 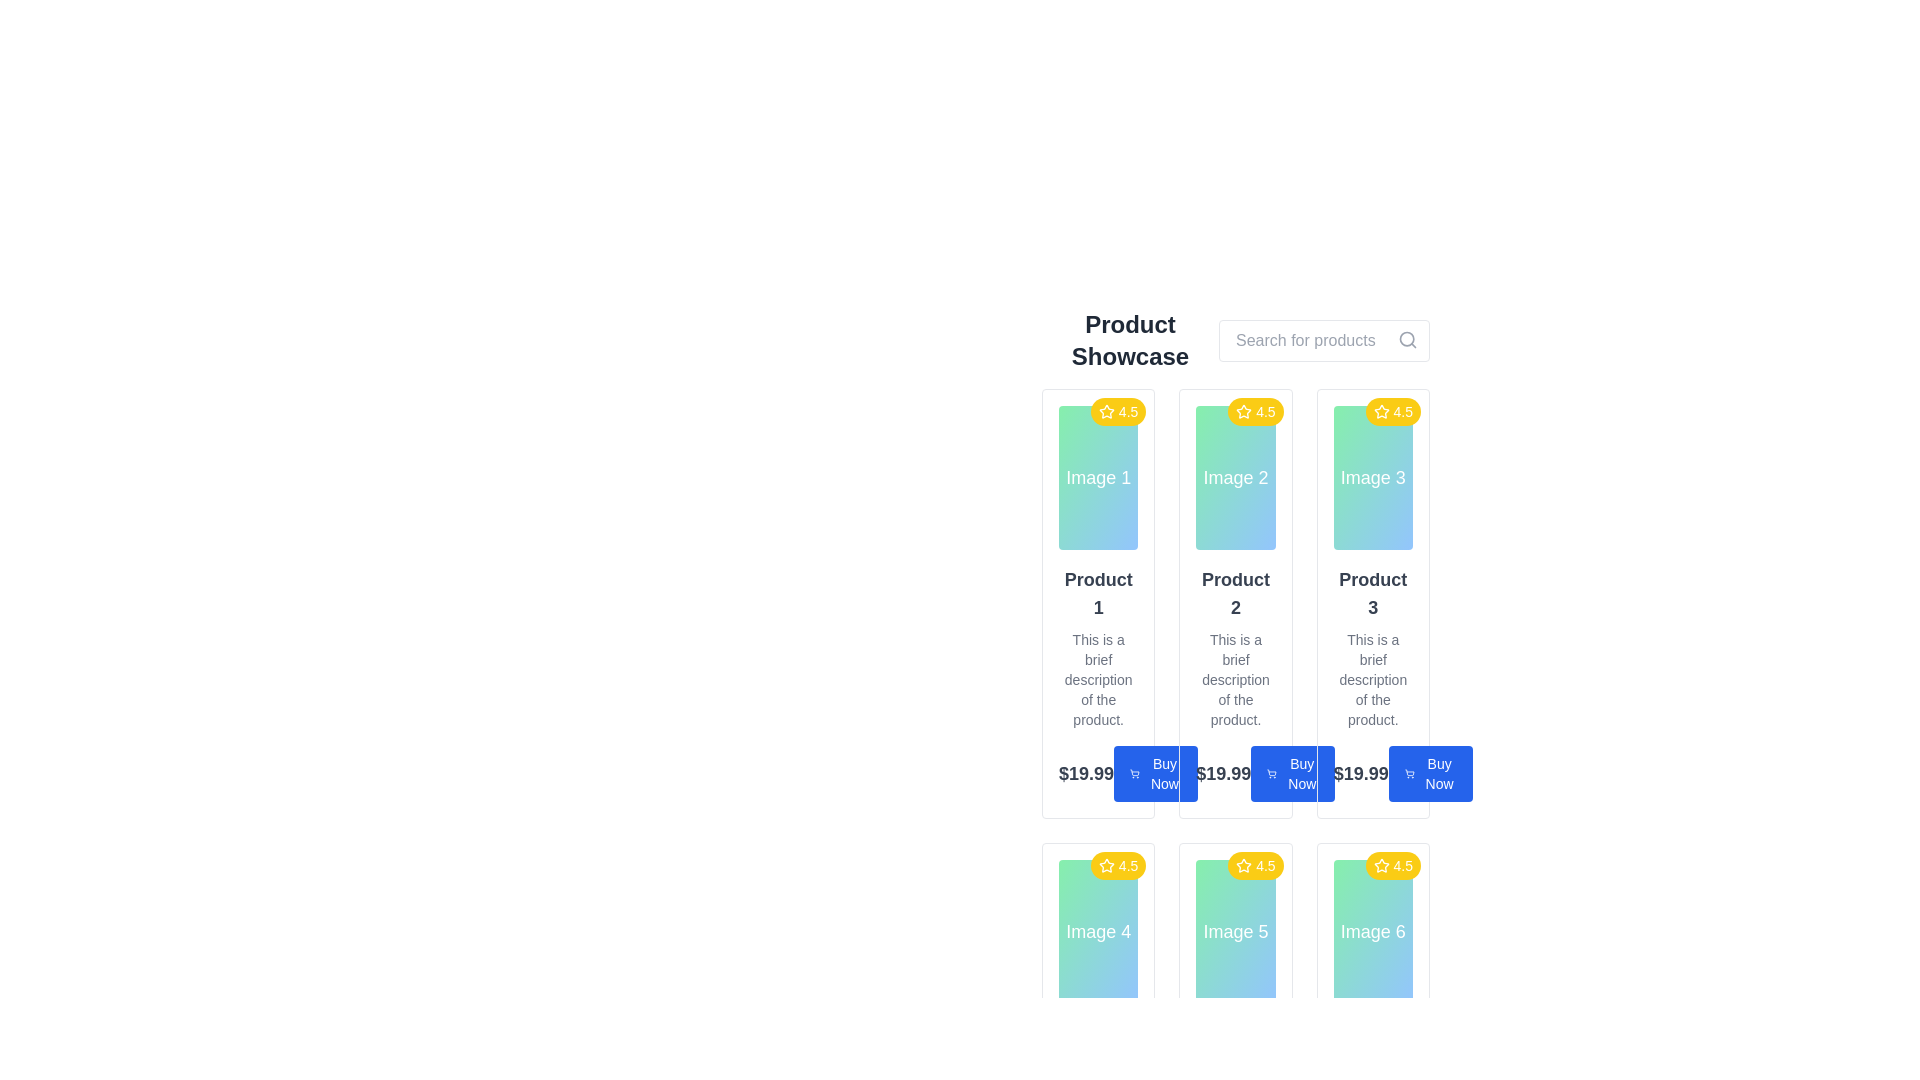 I want to click on the yellow star-shaped icon representing a rating or favorite indicator located in the second product card, positioned above the image and text description of 'Product 2', so click(x=1243, y=410).